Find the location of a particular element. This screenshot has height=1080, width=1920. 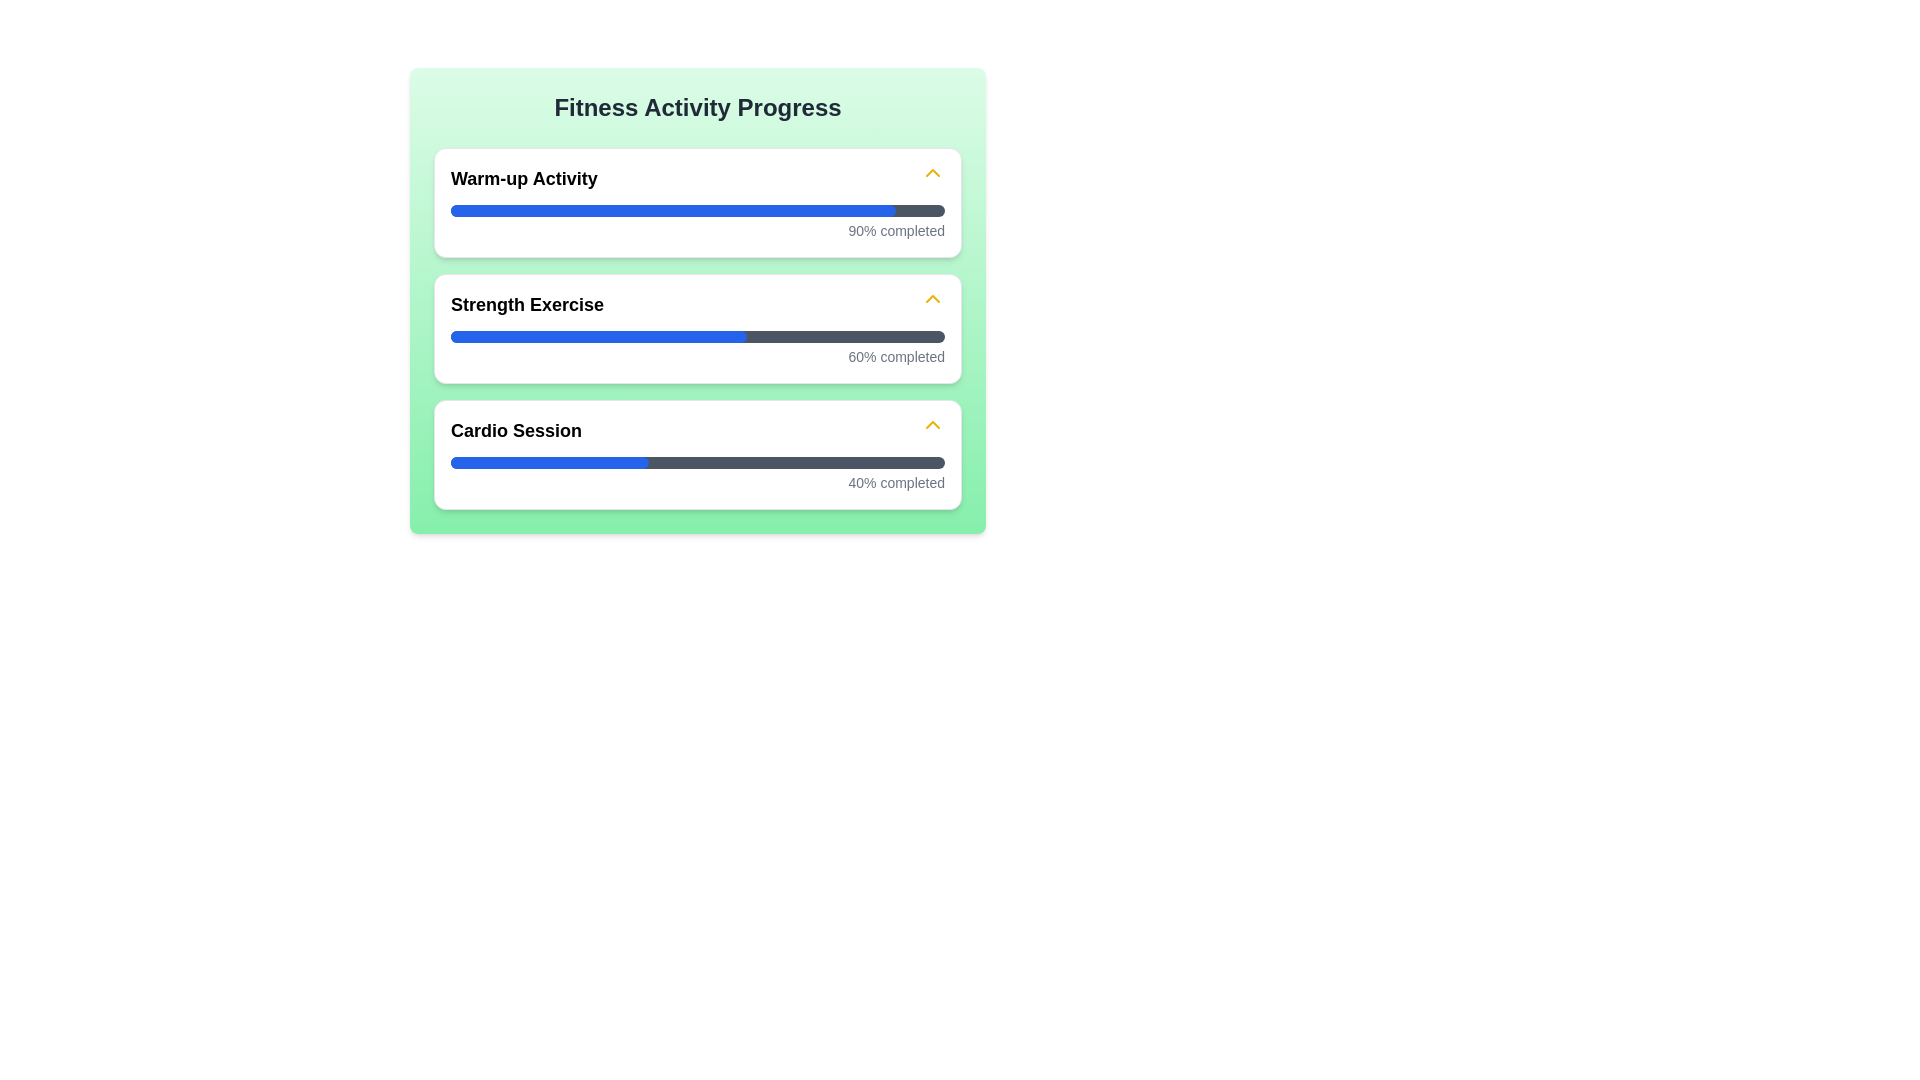

the blue progress bar segment representing 90% completion within the 'Warm-up Activity' section is located at coordinates (673, 211).